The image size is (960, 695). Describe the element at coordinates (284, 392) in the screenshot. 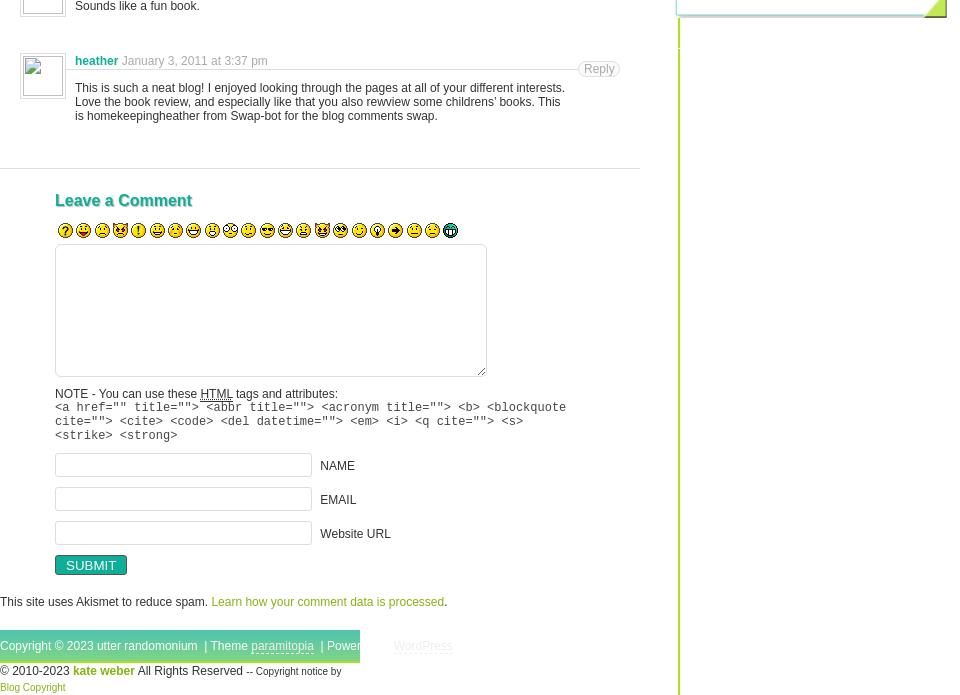

I see `'tags and attributes:'` at that location.